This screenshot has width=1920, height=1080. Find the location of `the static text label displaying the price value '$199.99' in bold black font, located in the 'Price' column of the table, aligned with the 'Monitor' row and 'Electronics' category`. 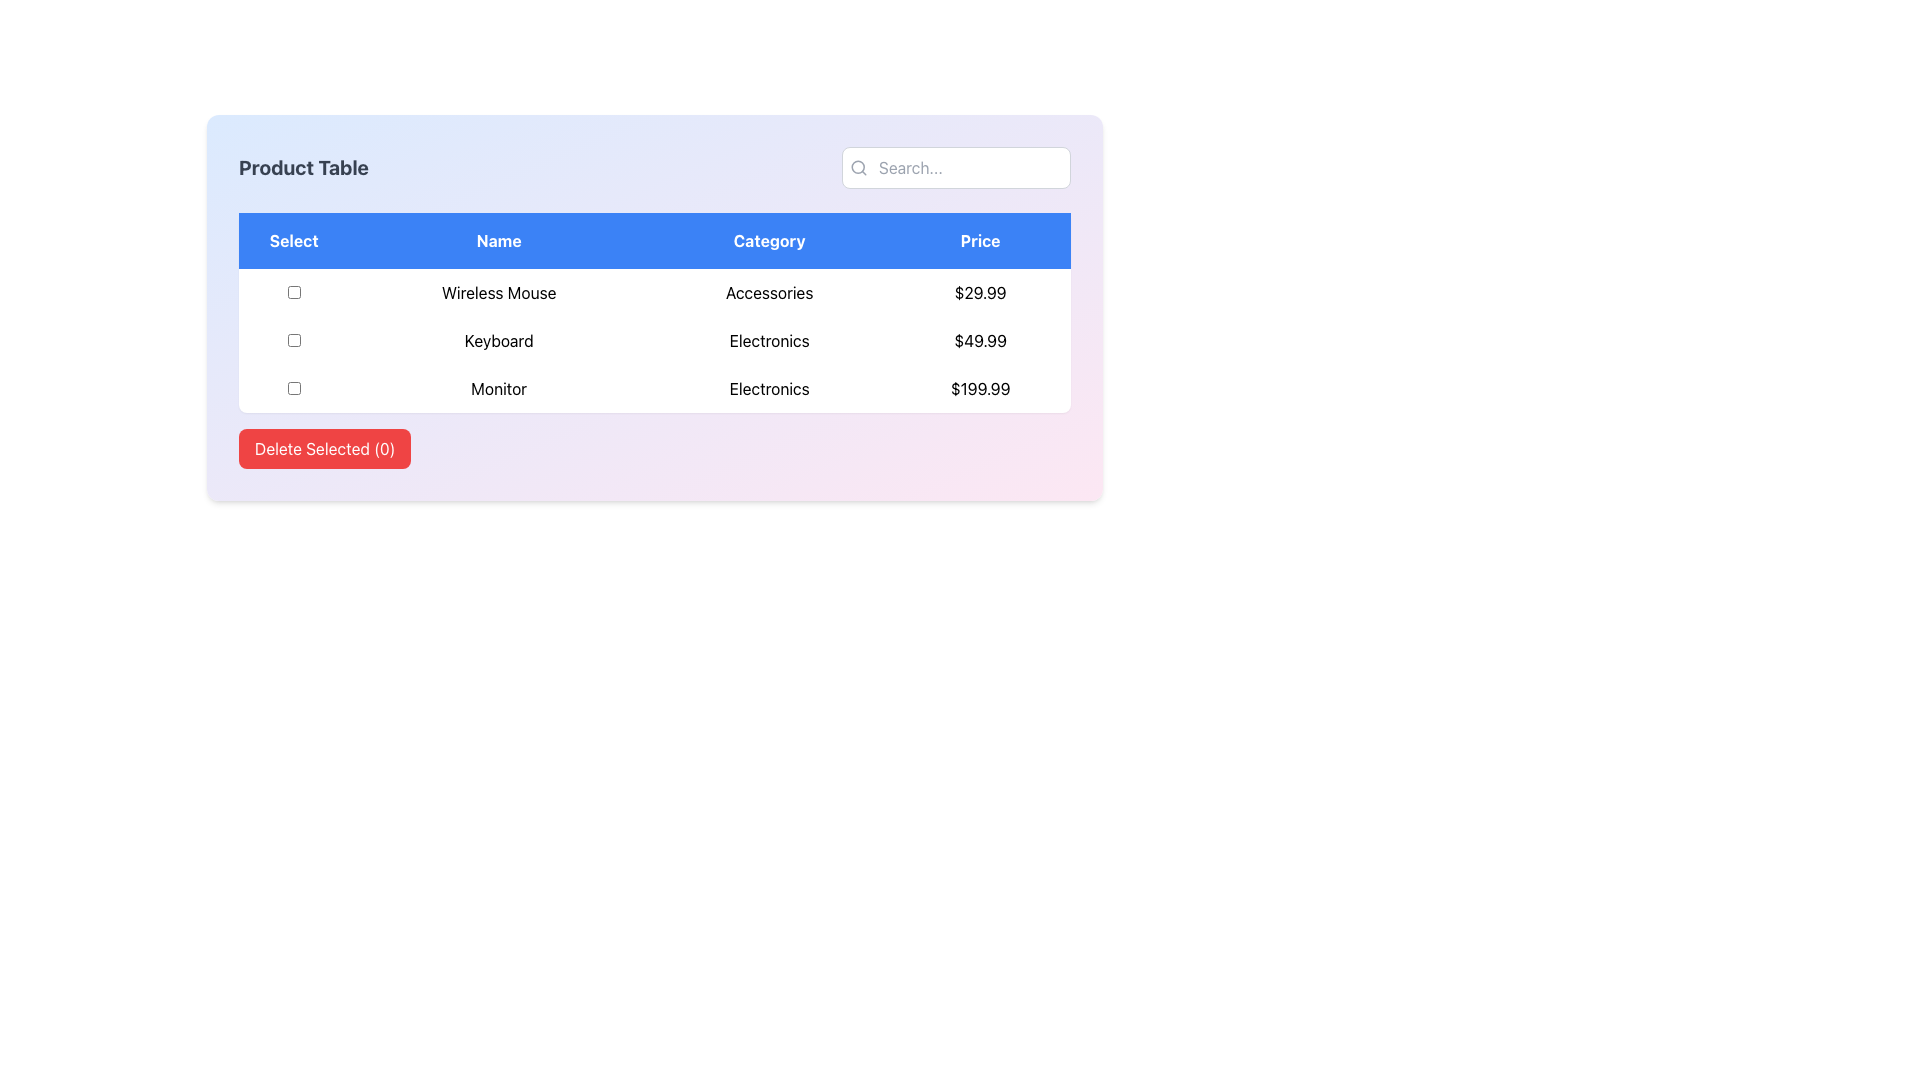

the static text label displaying the price value '$199.99' in bold black font, located in the 'Price' column of the table, aligned with the 'Monitor' row and 'Electronics' category is located at coordinates (980, 389).